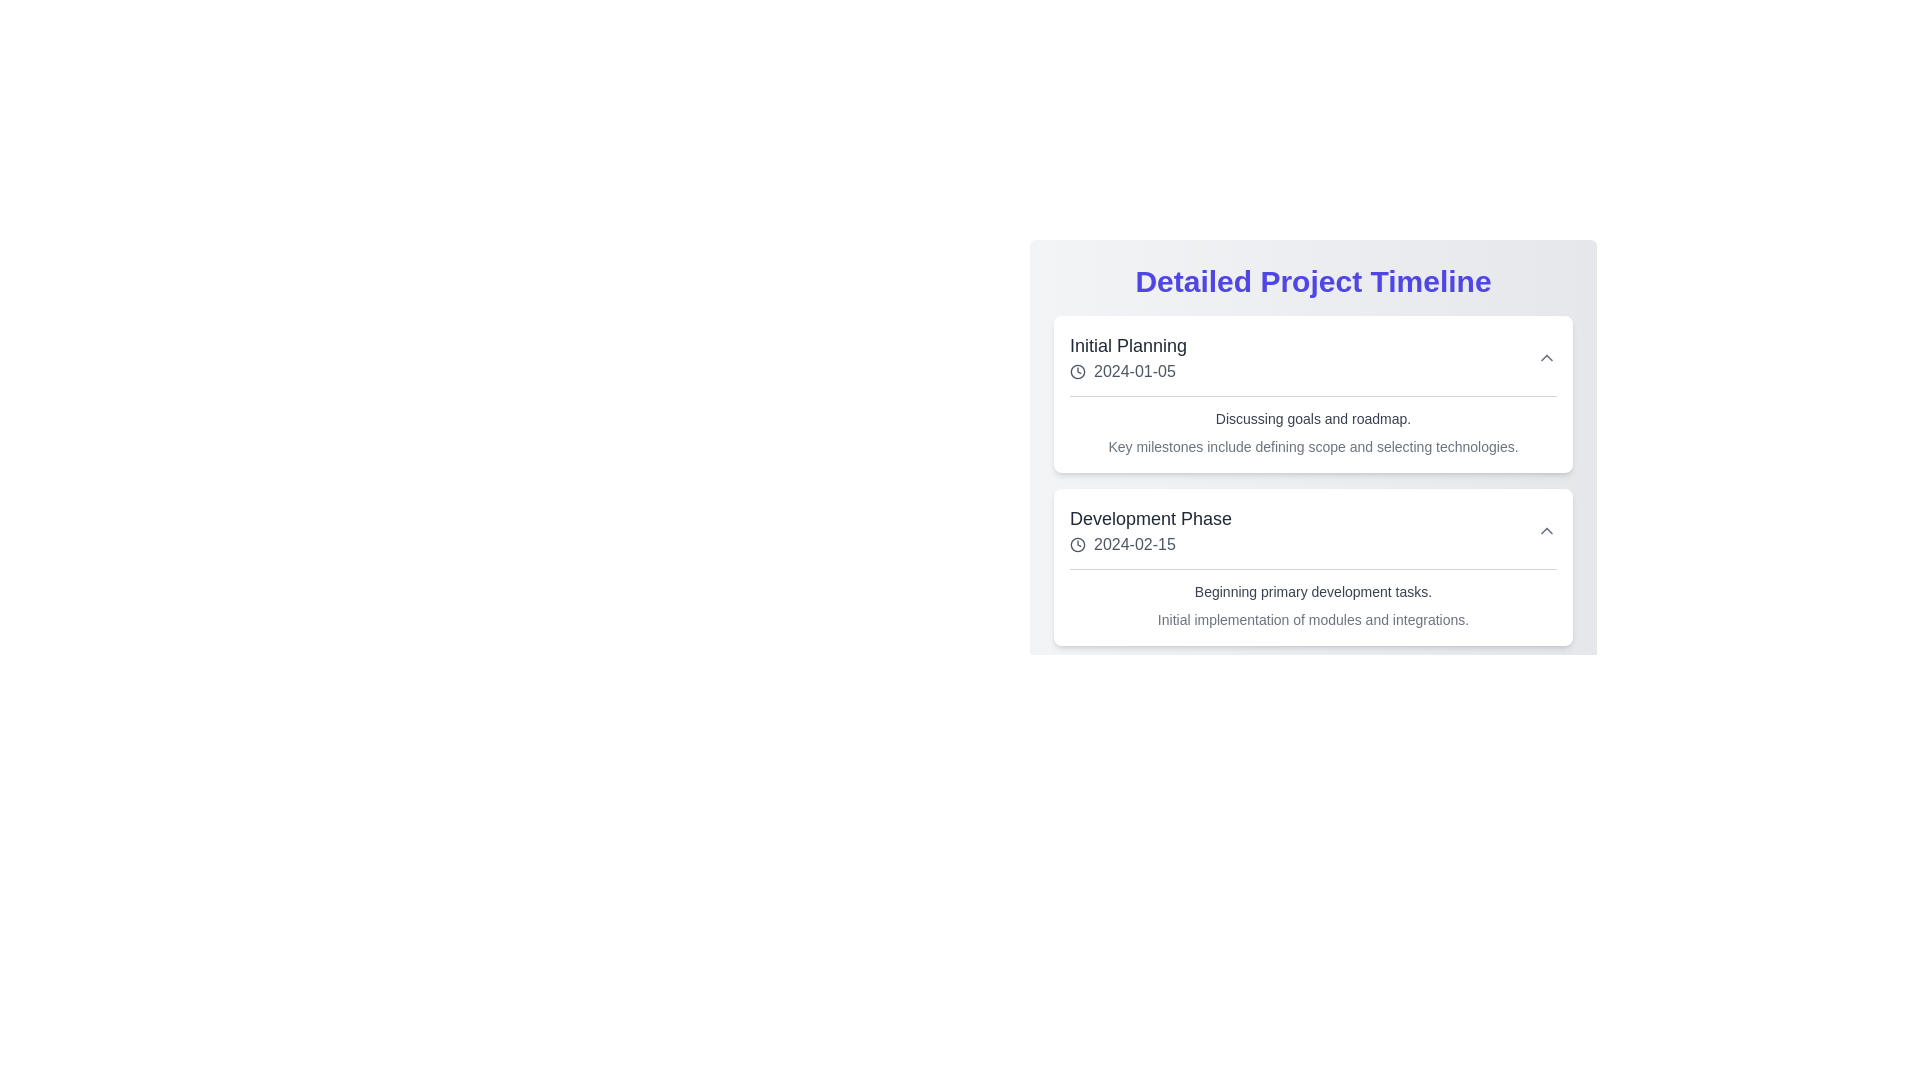 This screenshot has height=1080, width=1920. What do you see at coordinates (1077, 544) in the screenshot?
I see `the SVG graphic icon located in the 'Development Phase' section of the 'Detailed Project Timeline', which visually indicates that the adjacent text represents a date or time` at bounding box center [1077, 544].